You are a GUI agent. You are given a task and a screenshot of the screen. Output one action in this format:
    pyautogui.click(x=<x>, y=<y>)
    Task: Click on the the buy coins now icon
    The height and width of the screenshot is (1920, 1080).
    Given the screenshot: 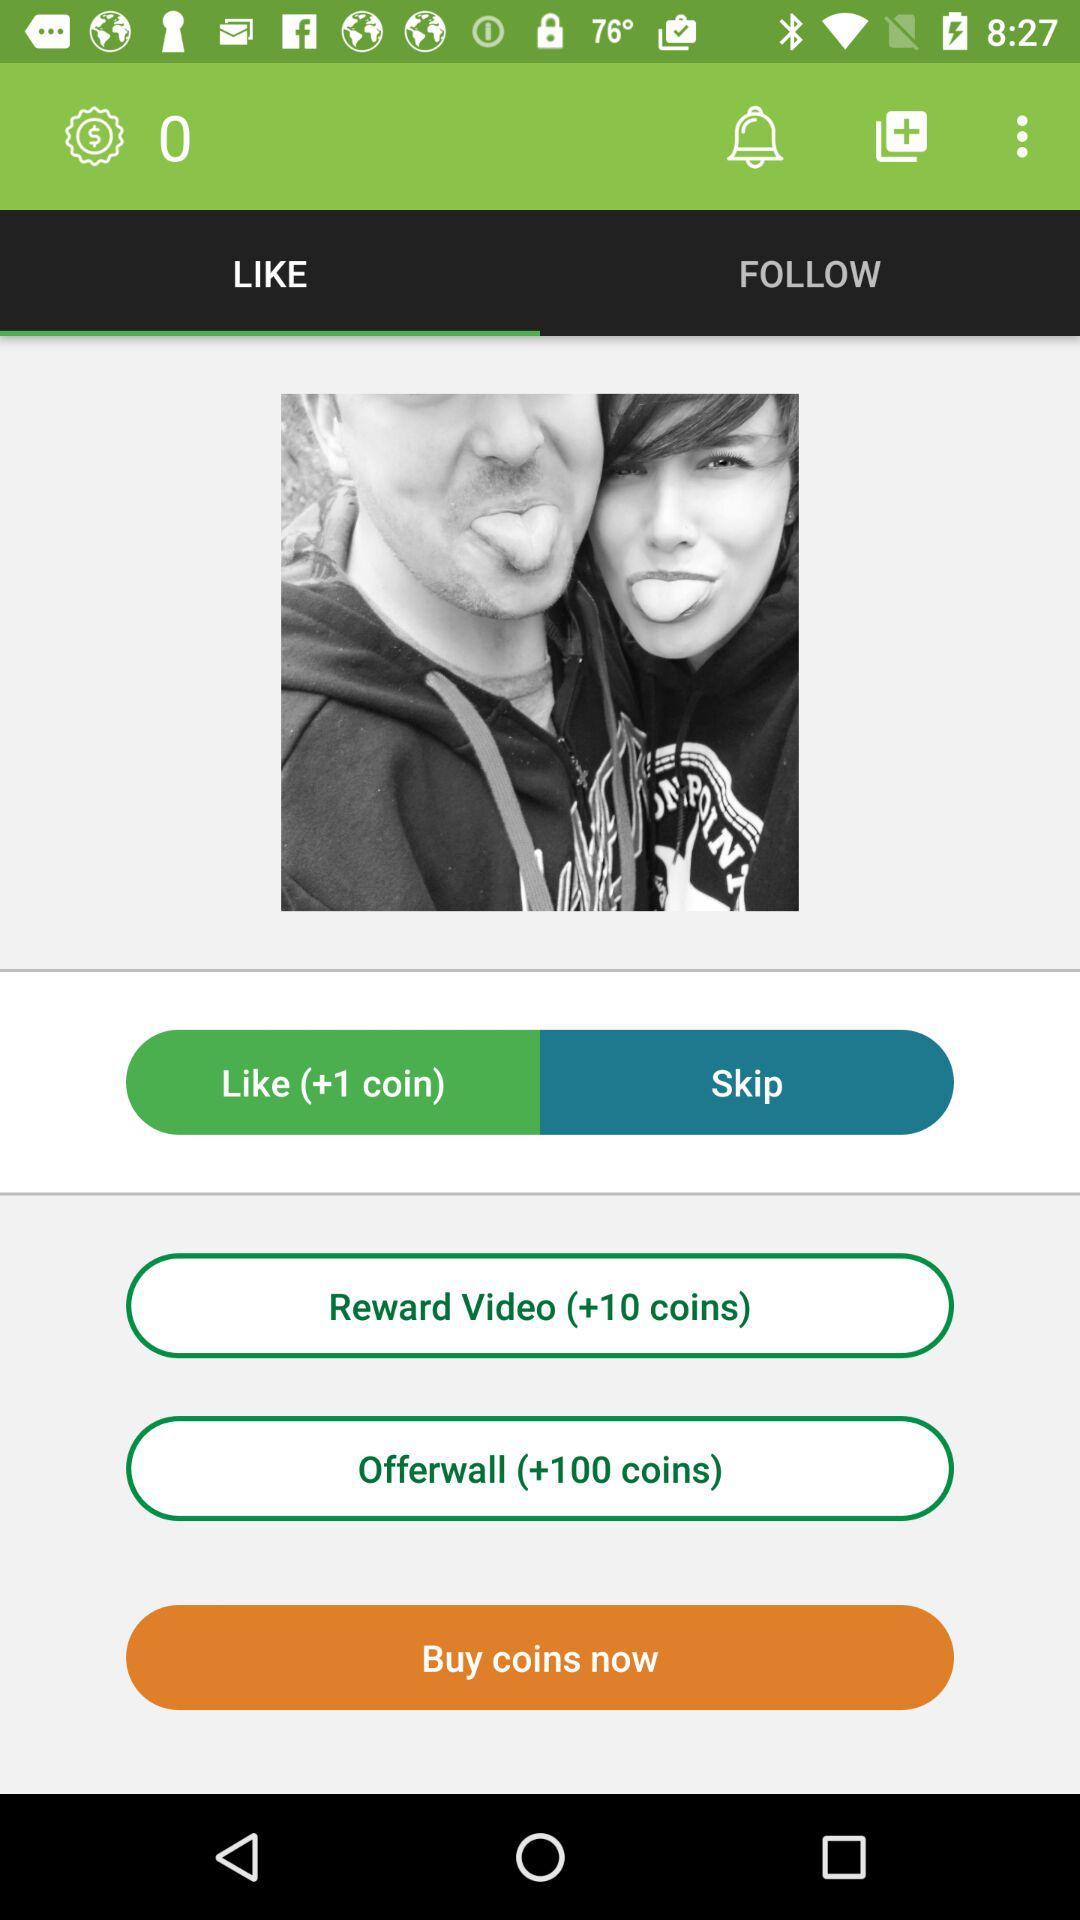 What is the action you would take?
    pyautogui.click(x=540, y=1657)
    